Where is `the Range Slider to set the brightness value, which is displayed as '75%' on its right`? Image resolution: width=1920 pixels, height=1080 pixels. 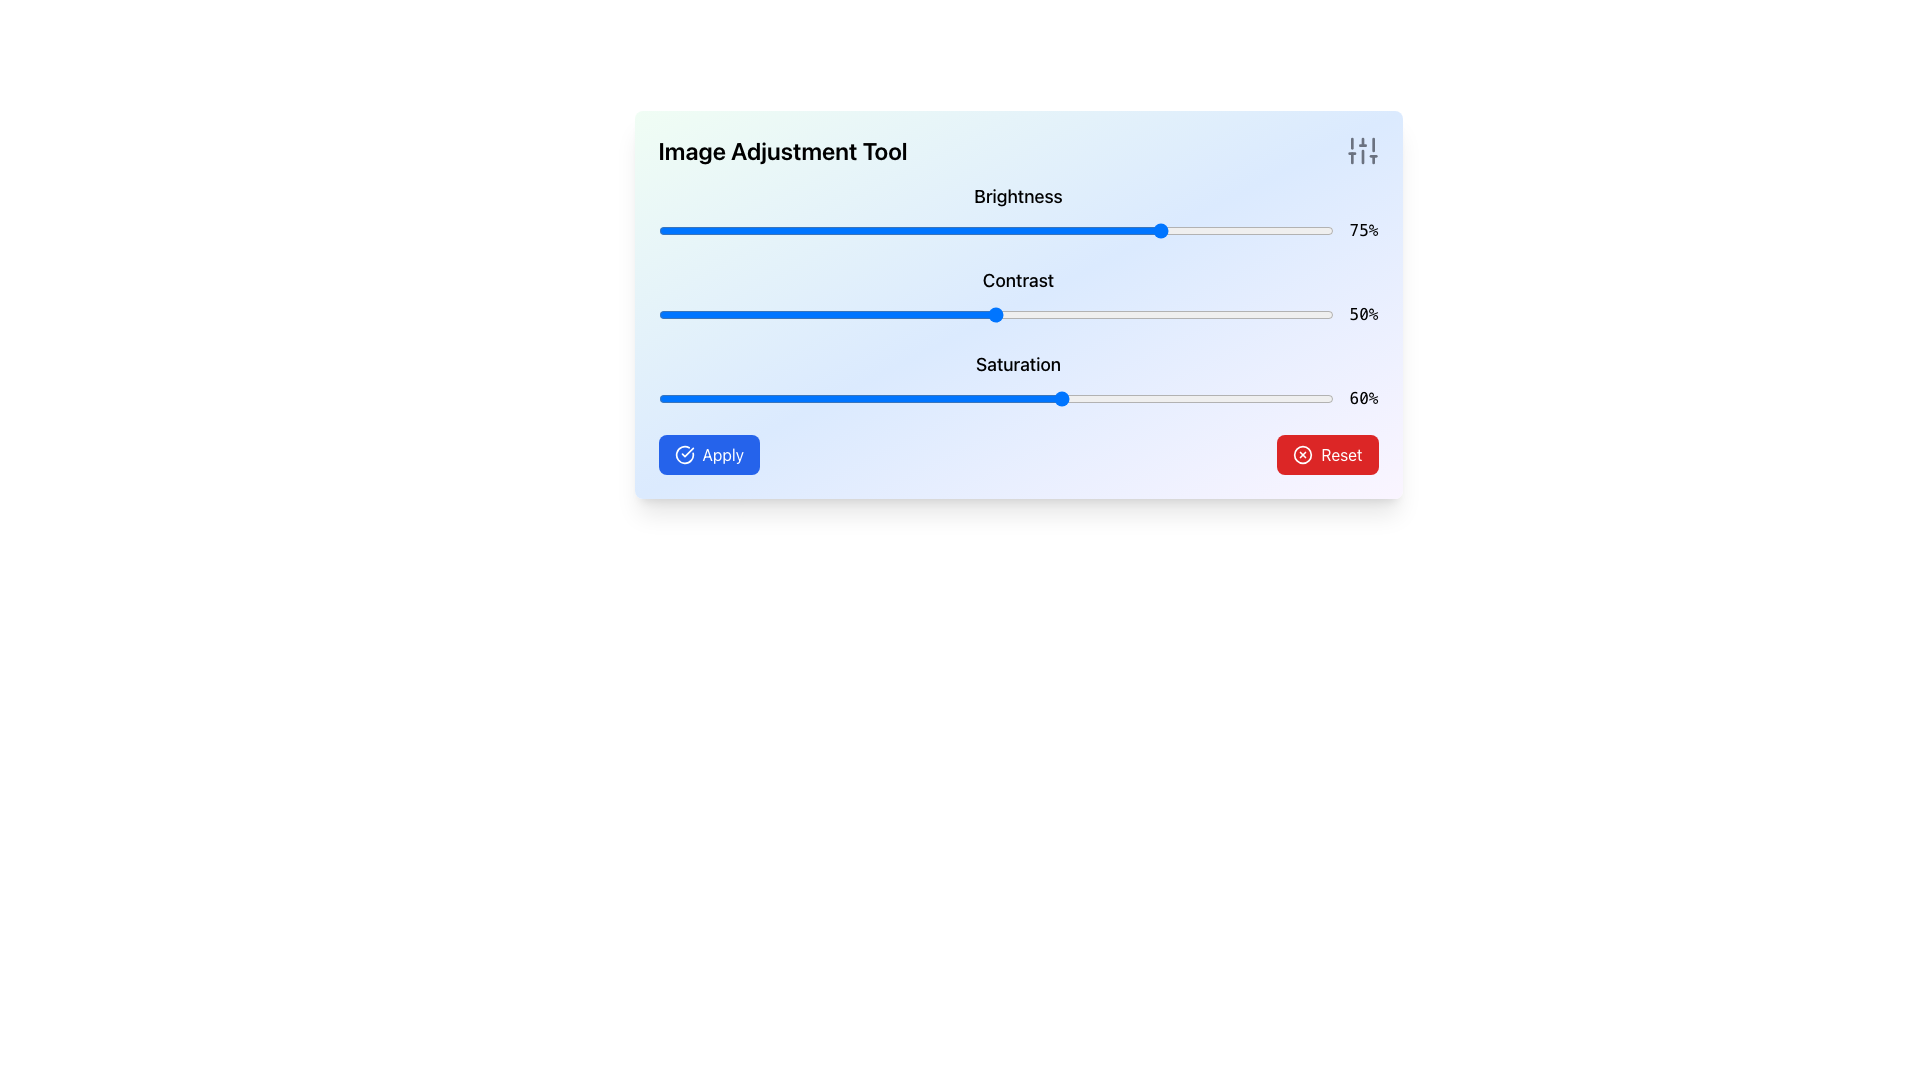 the Range Slider to set the brightness value, which is displayed as '75%' on its right is located at coordinates (996, 230).